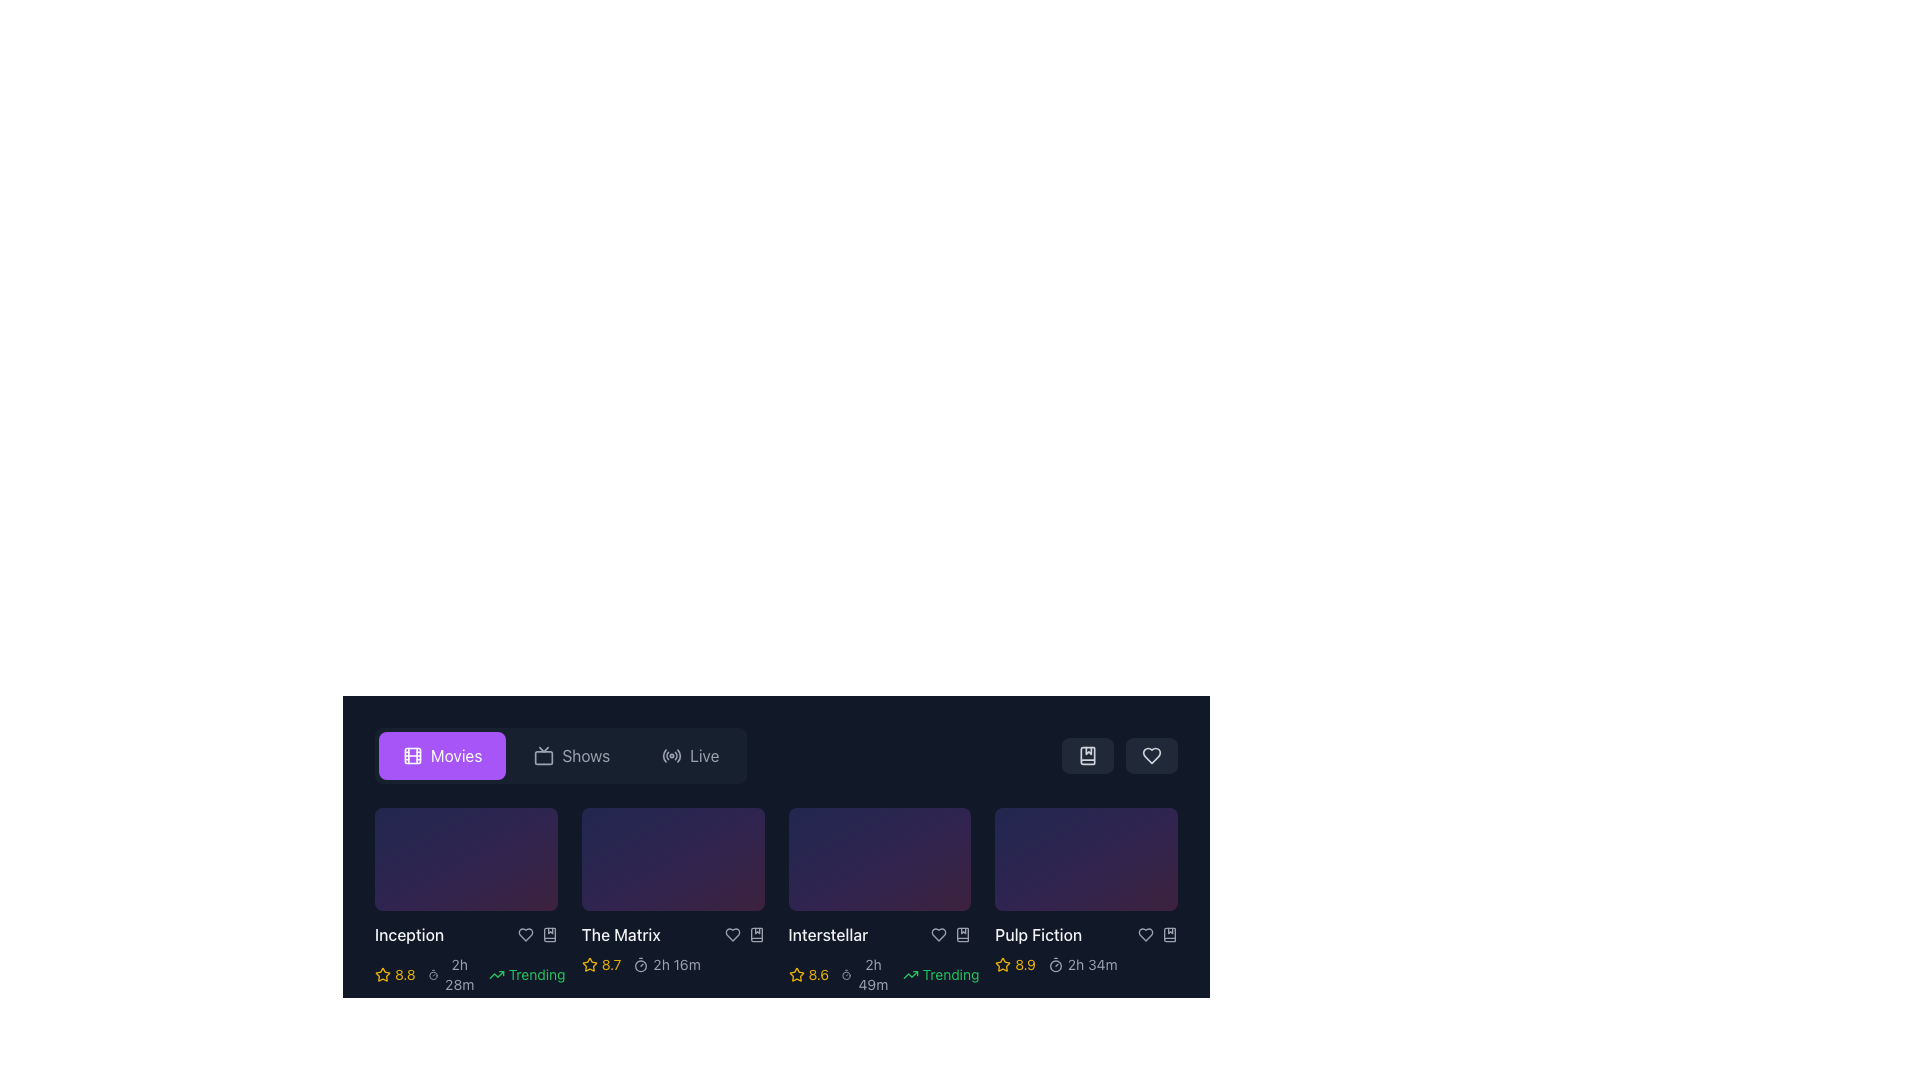  Describe the element at coordinates (560, 756) in the screenshot. I see `the navigation bar button for category selection` at that location.